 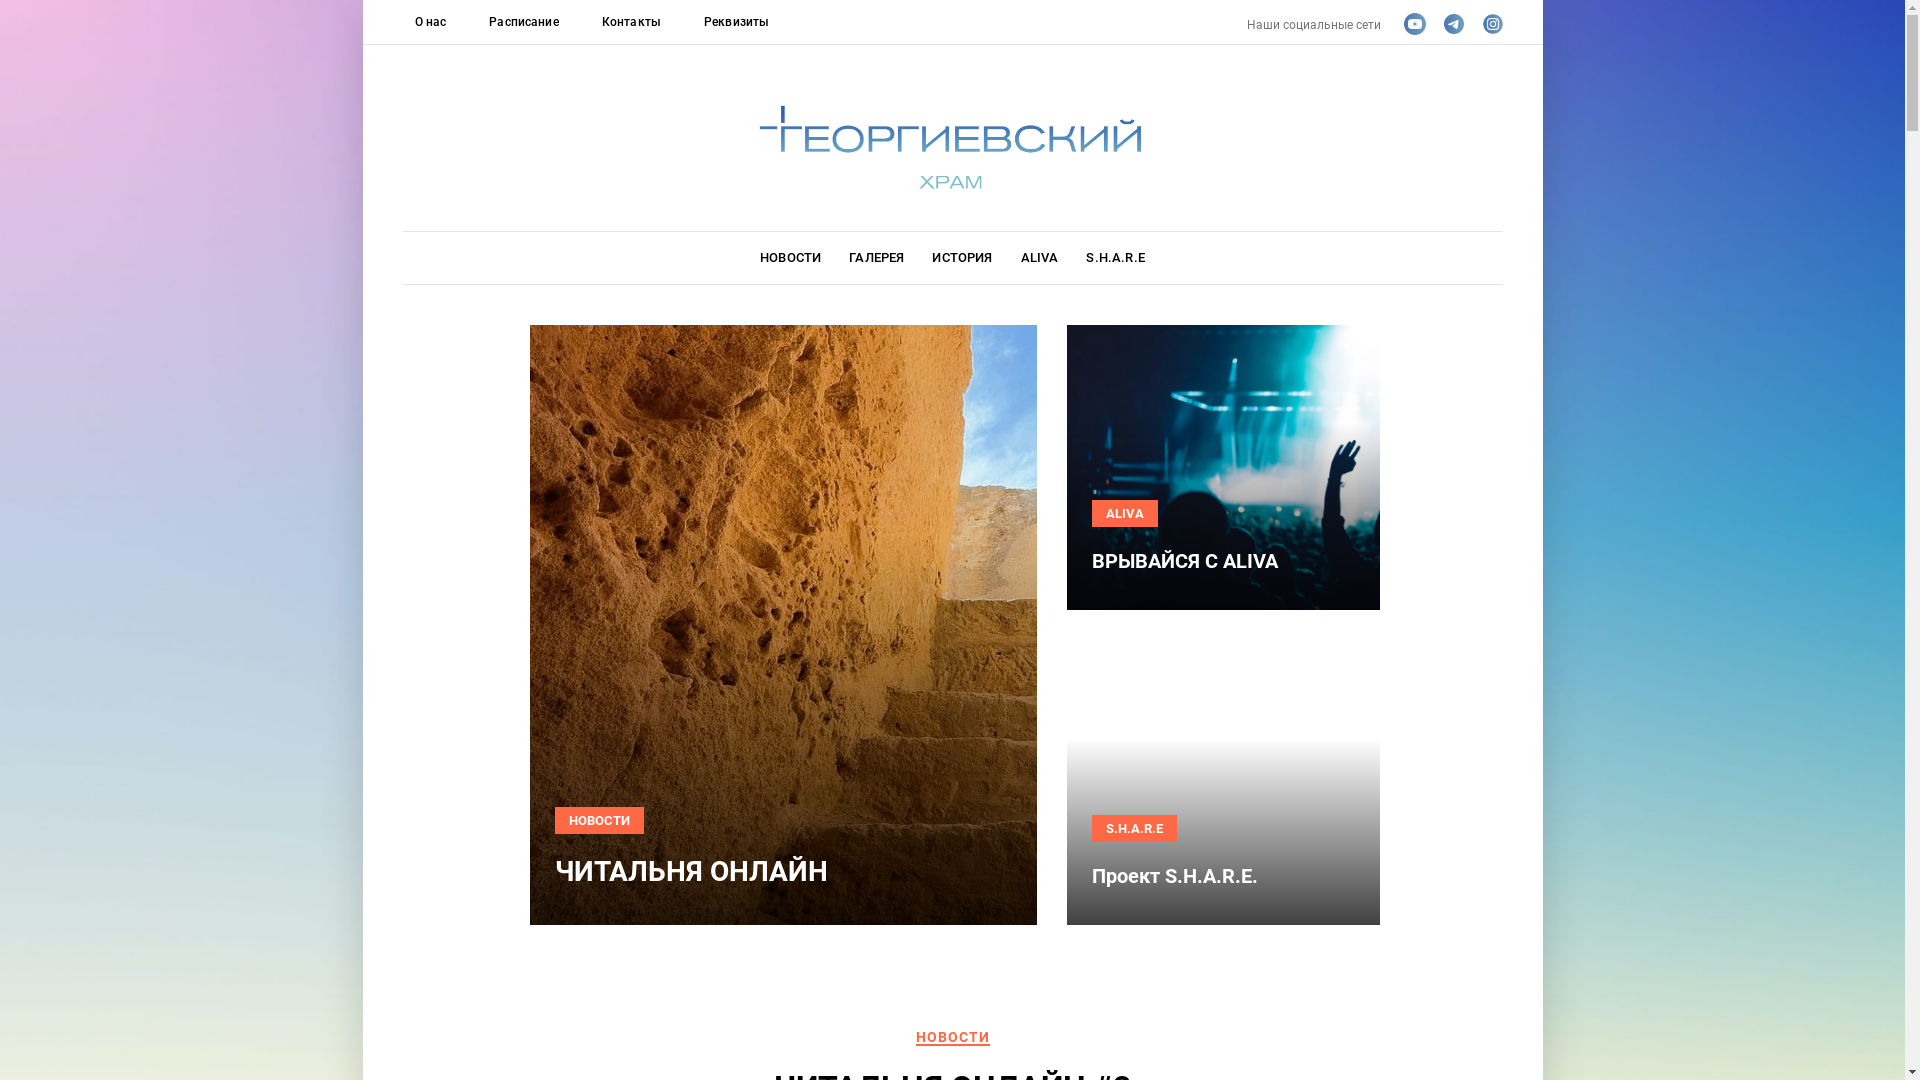 I want to click on 'S.H.A.R.E', so click(x=1113, y=257).